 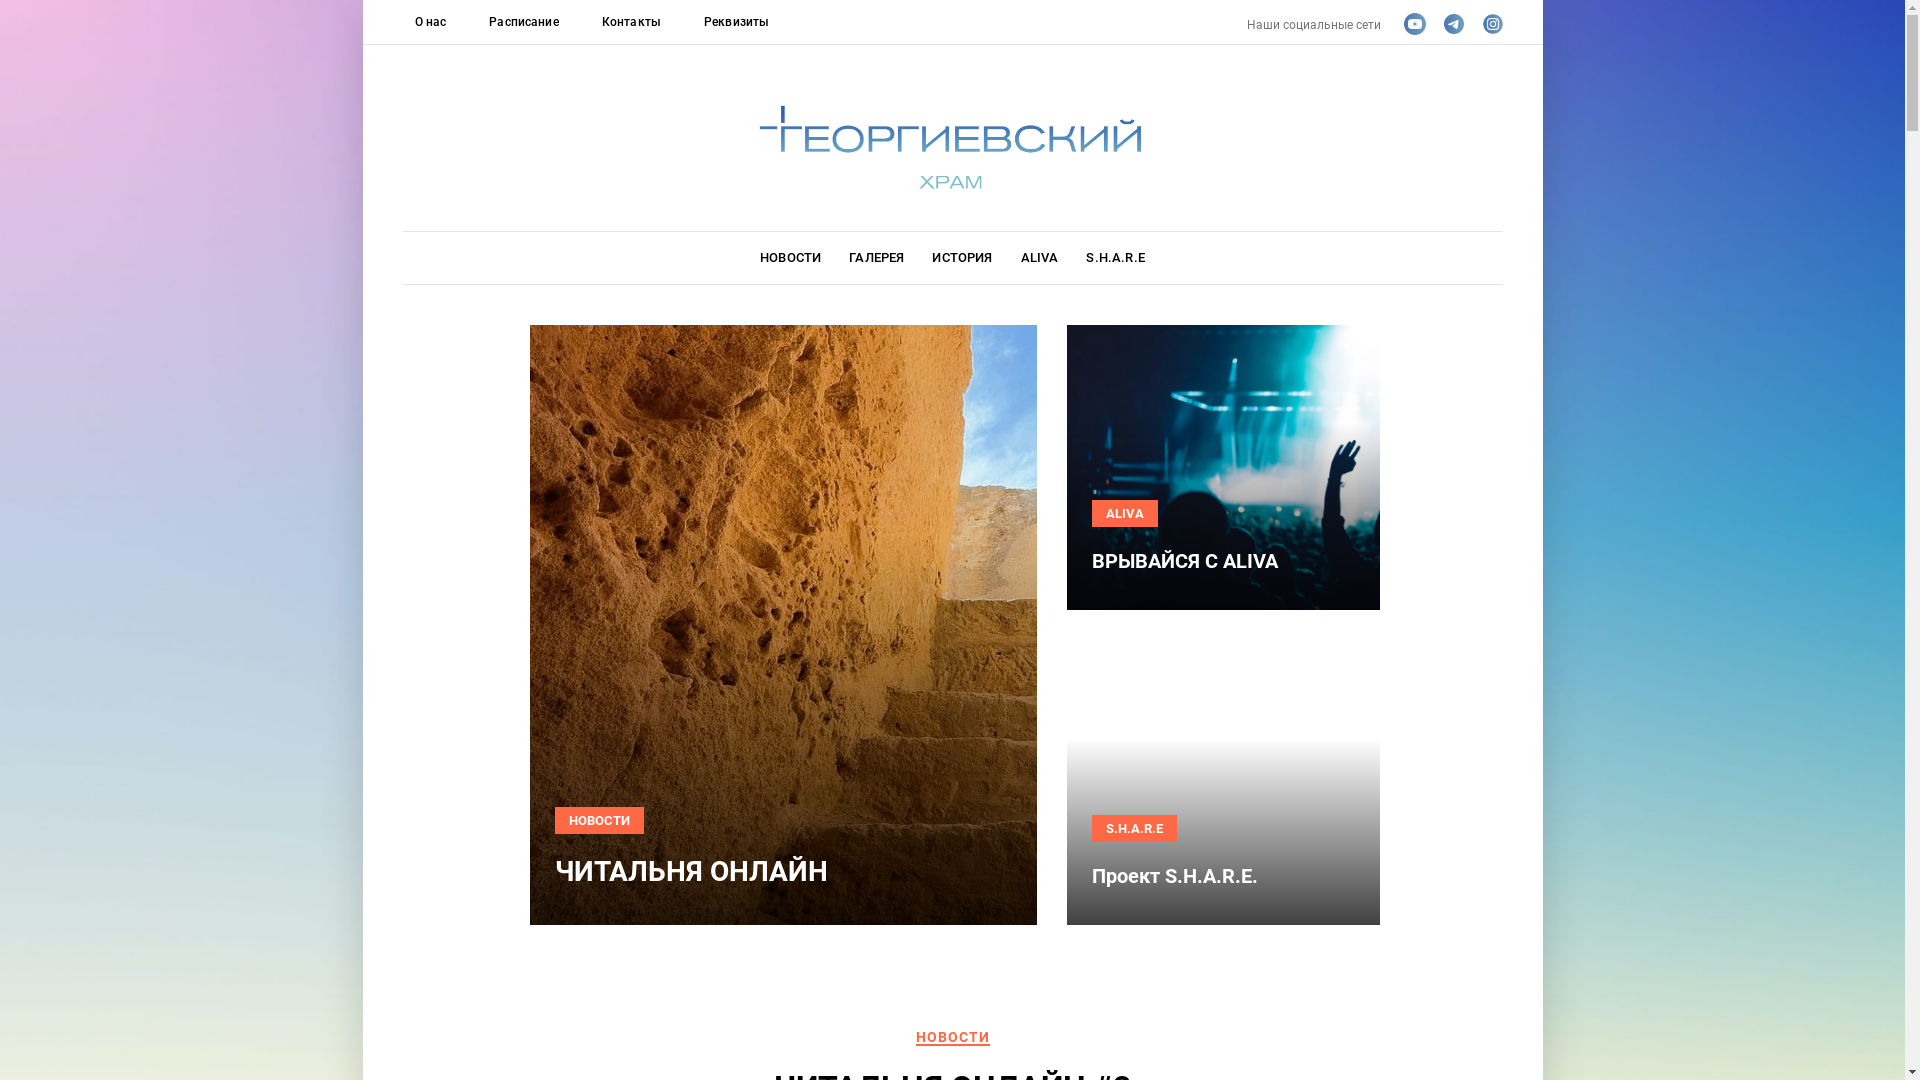 I want to click on 'S.H.A.R.E', so click(x=1113, y=257).